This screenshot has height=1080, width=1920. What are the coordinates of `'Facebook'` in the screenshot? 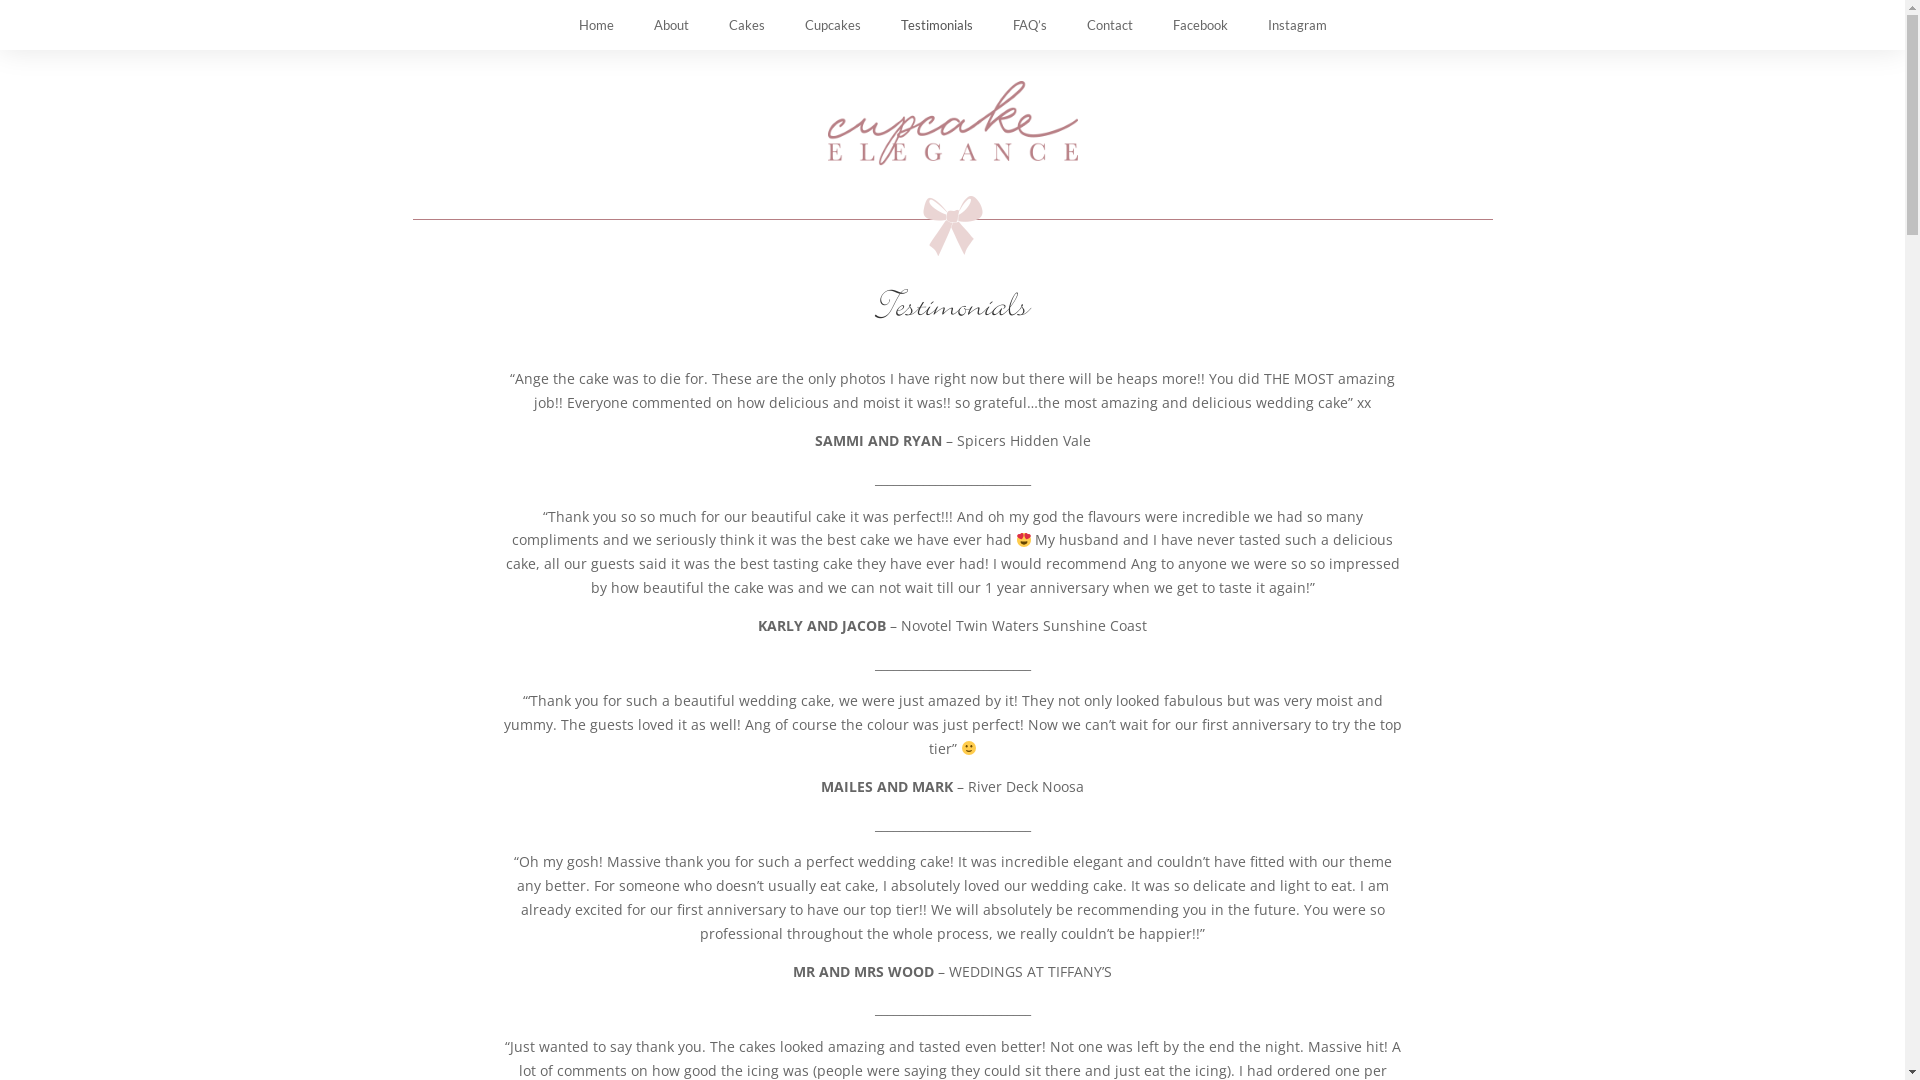 It's located at (1152, 24).